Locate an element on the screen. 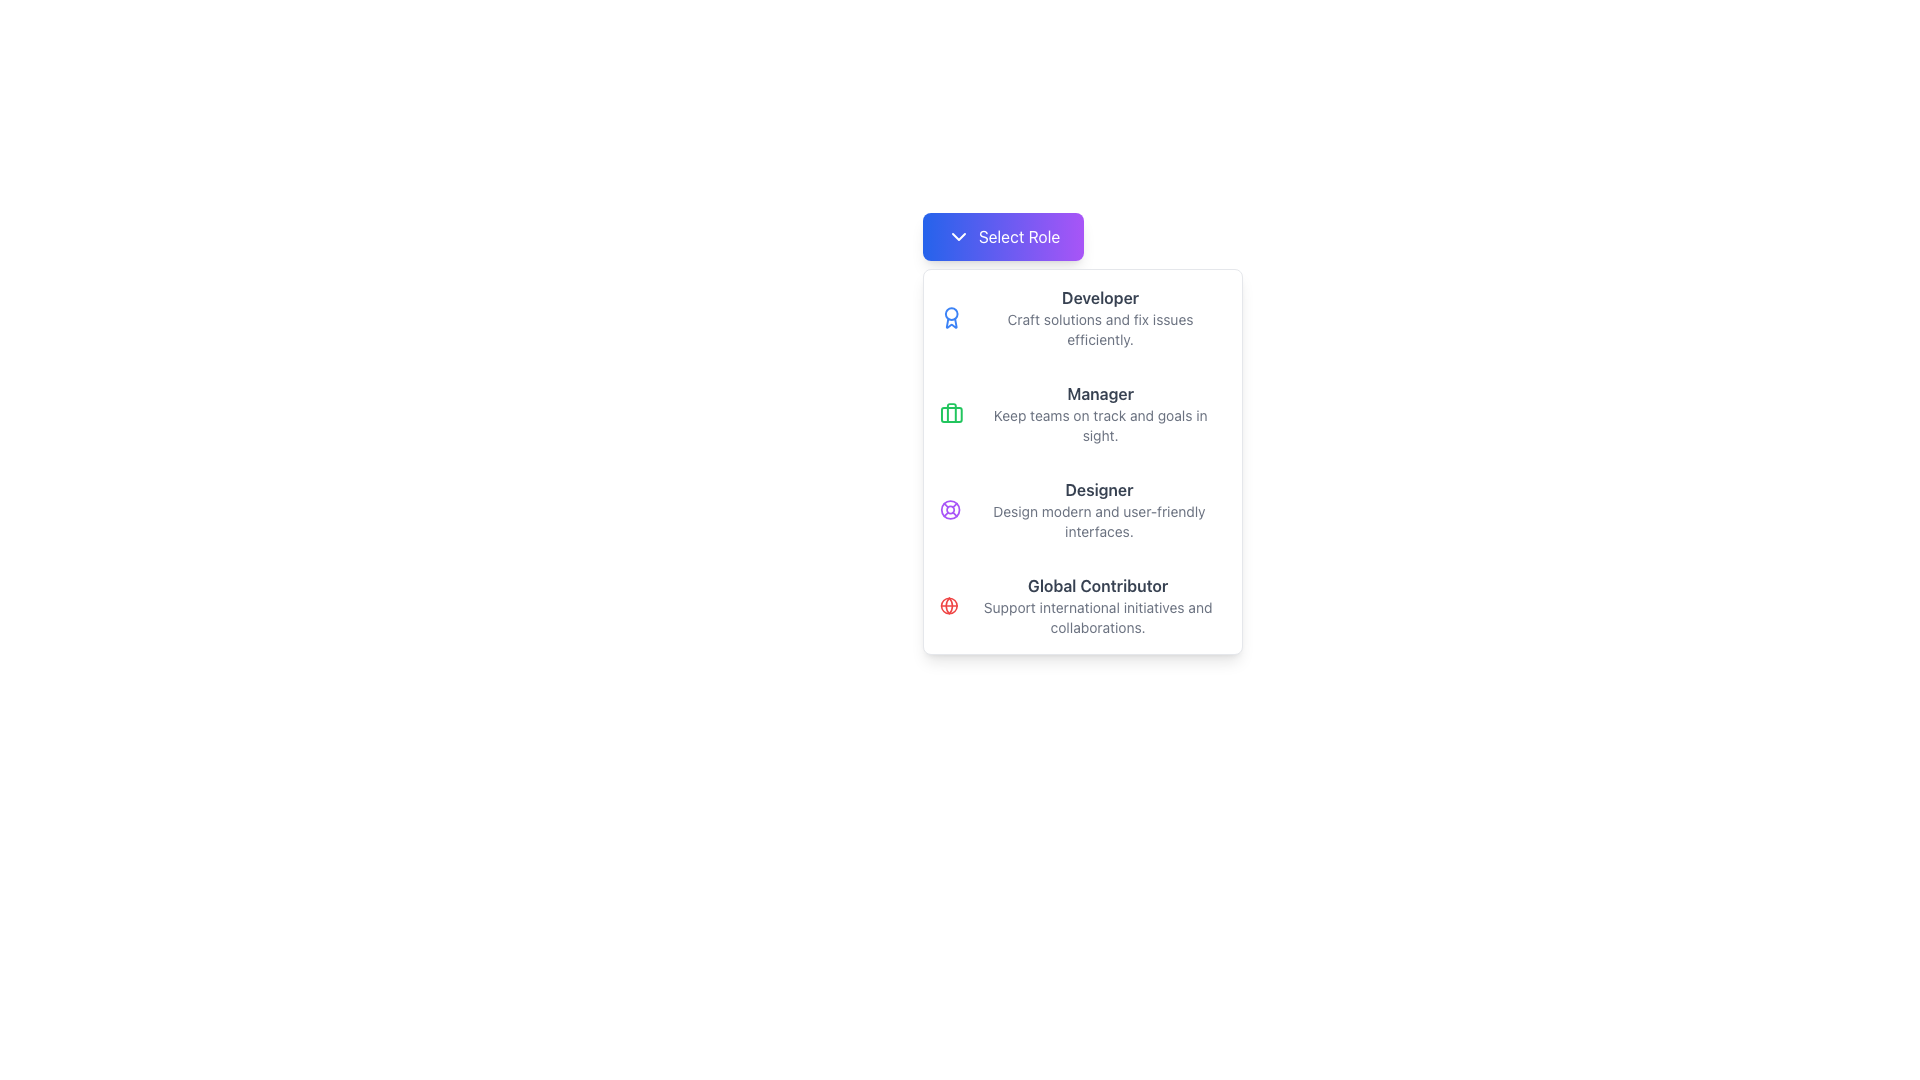 The height and width of the screenshot is (1080, 1920). the third item in the dropdown menu under the 'Select Role' button is located at coordinates (1081, 462).